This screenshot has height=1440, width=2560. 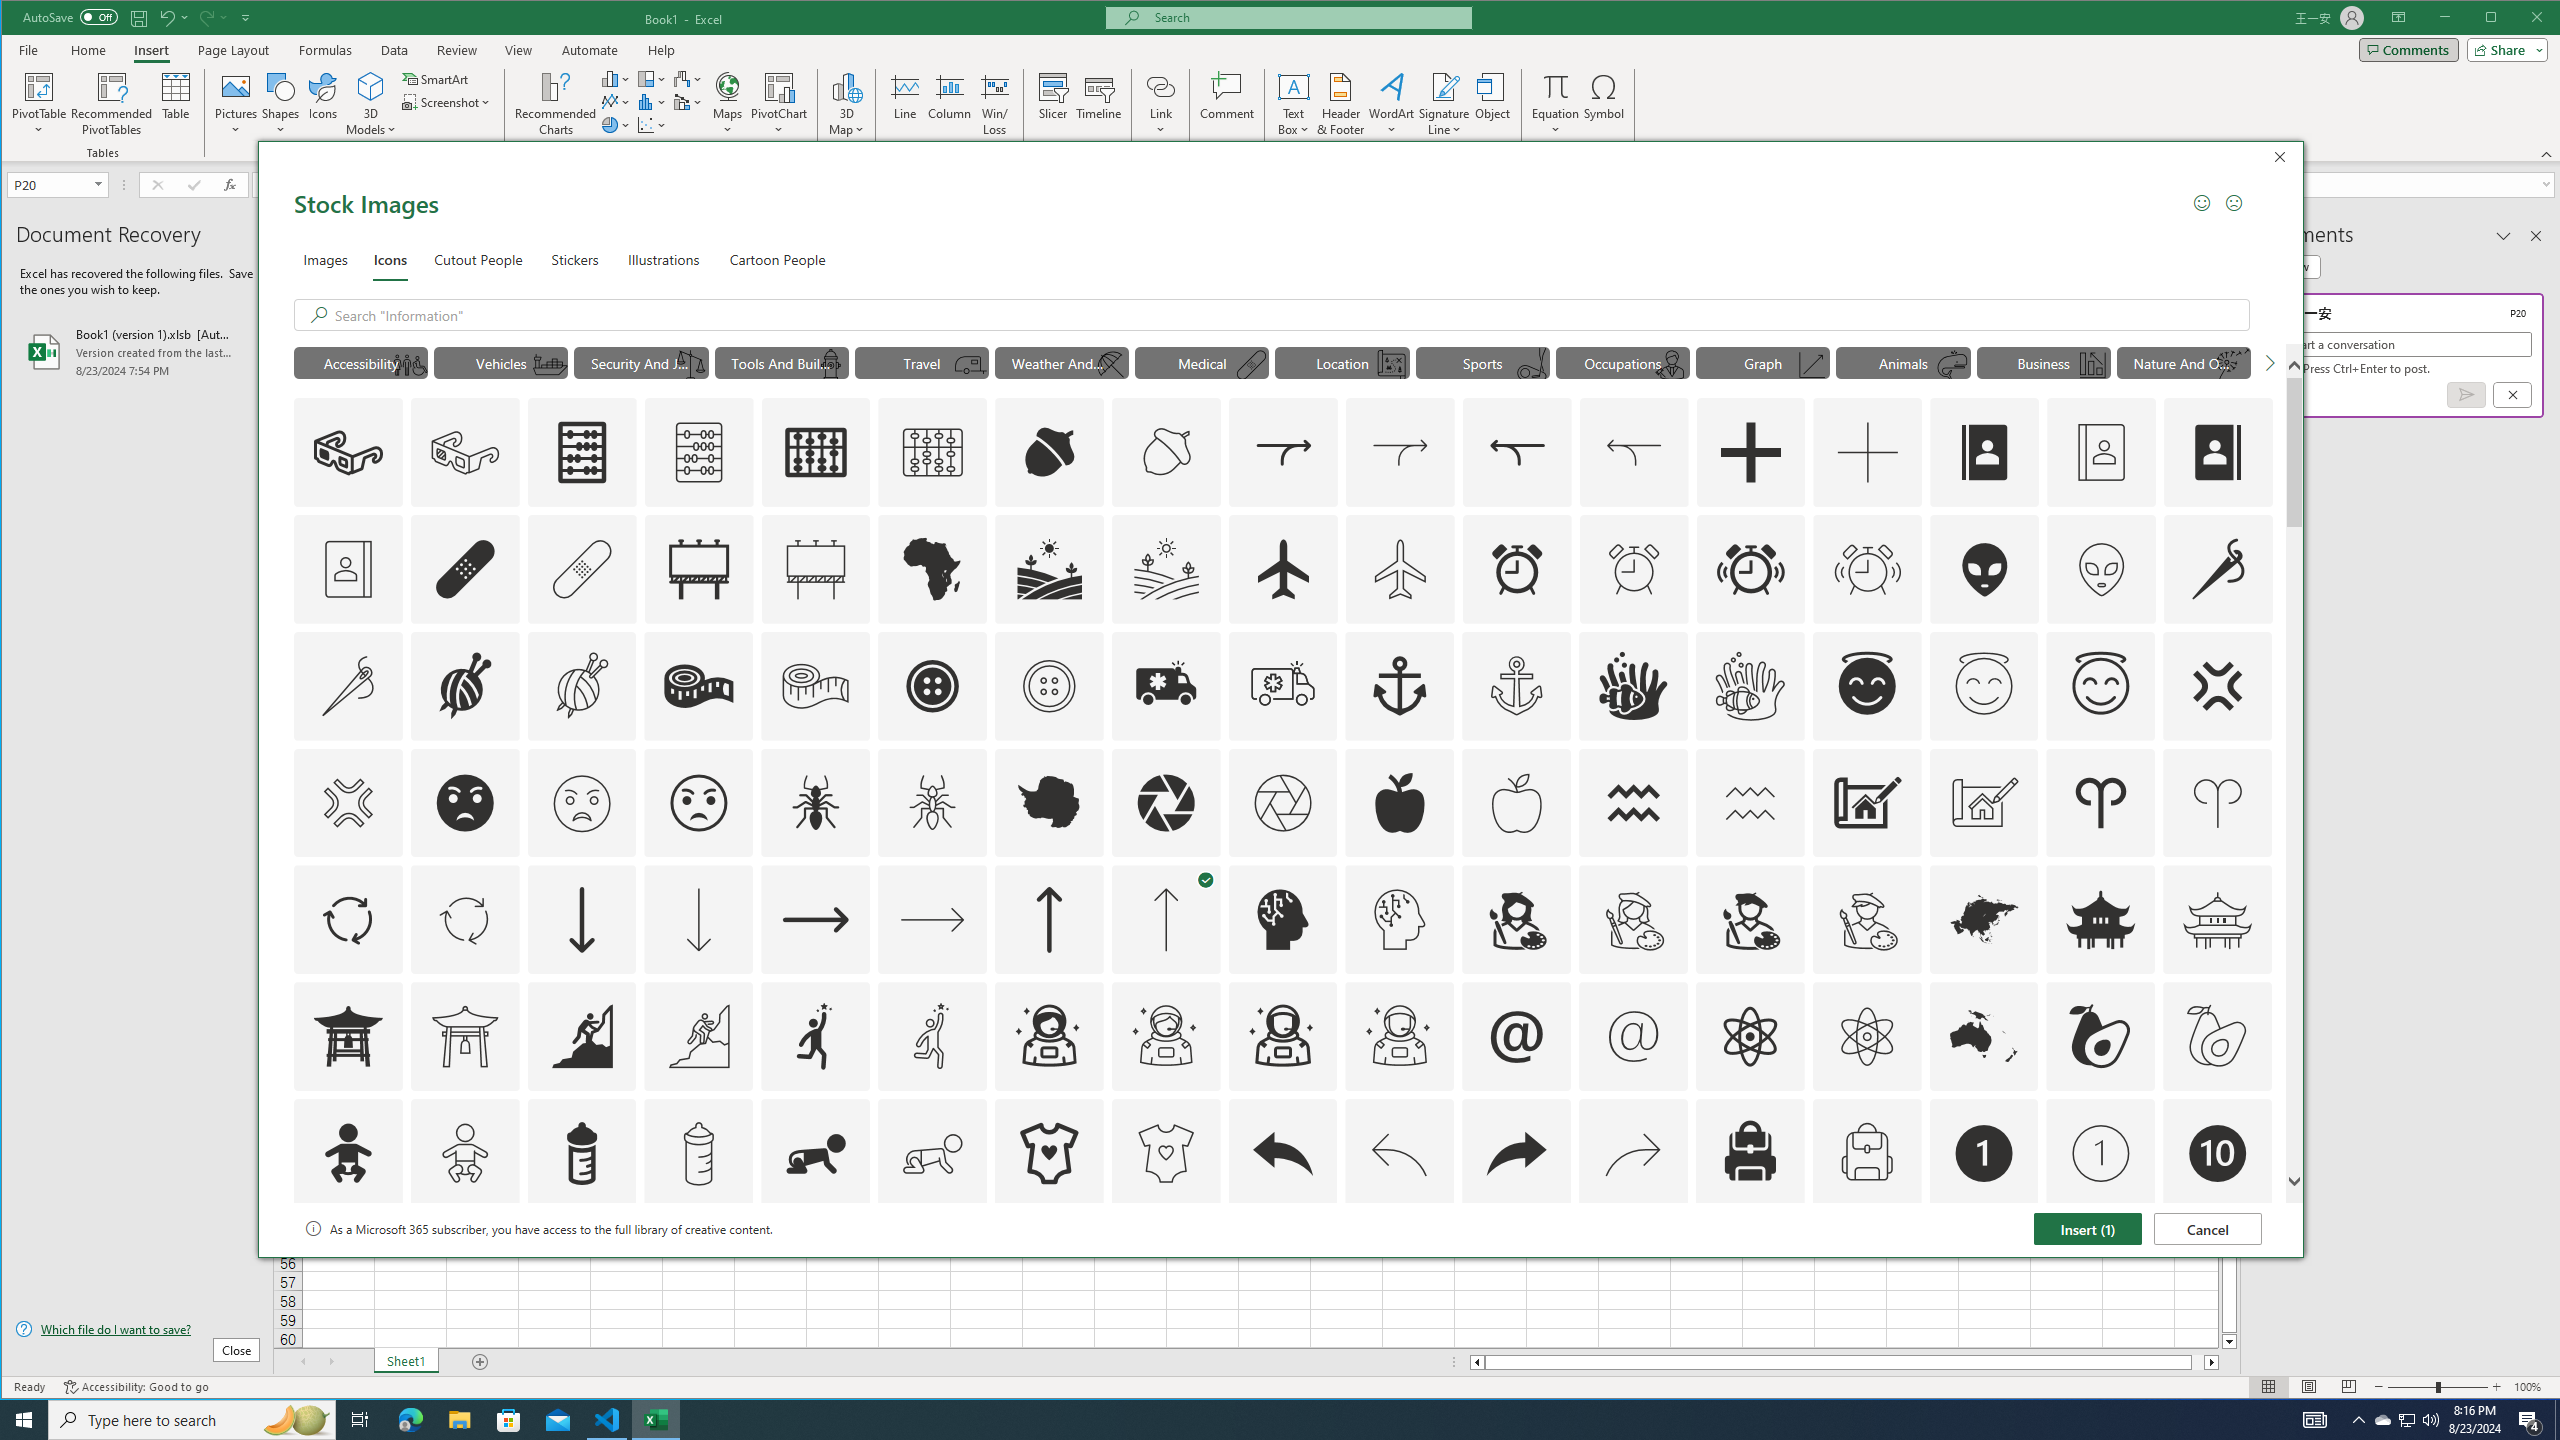 What do you see at coordinates (1444, 103) in the screenshot?
I see `'Signature Line'` at bounding box center [1444, 103].